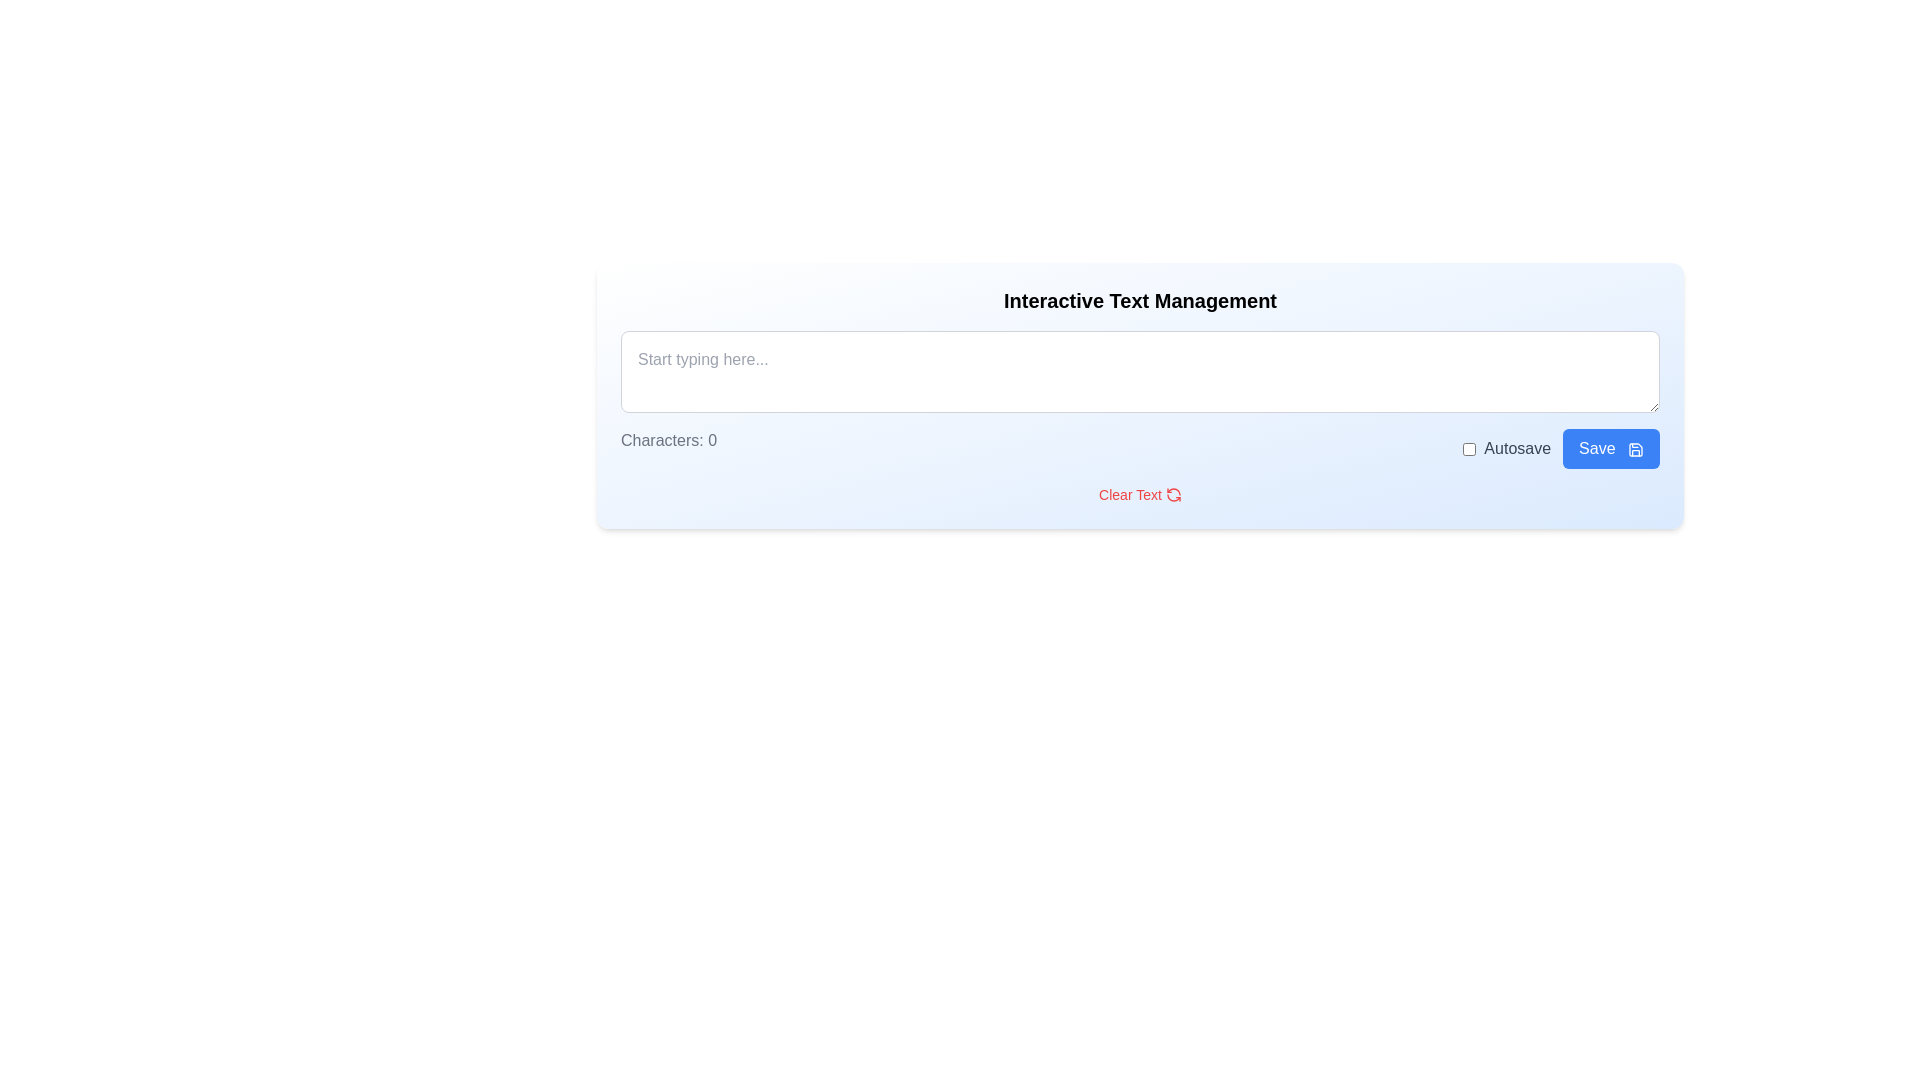 Image resolution: width=1920 pixels, height=1080 pixels. Describe the element at coordinates (1517, 447) in the screenshot. I see `the label that provides descriptive information for the adjacent checkbox, located in the right-bottom area of the interface` at that location.